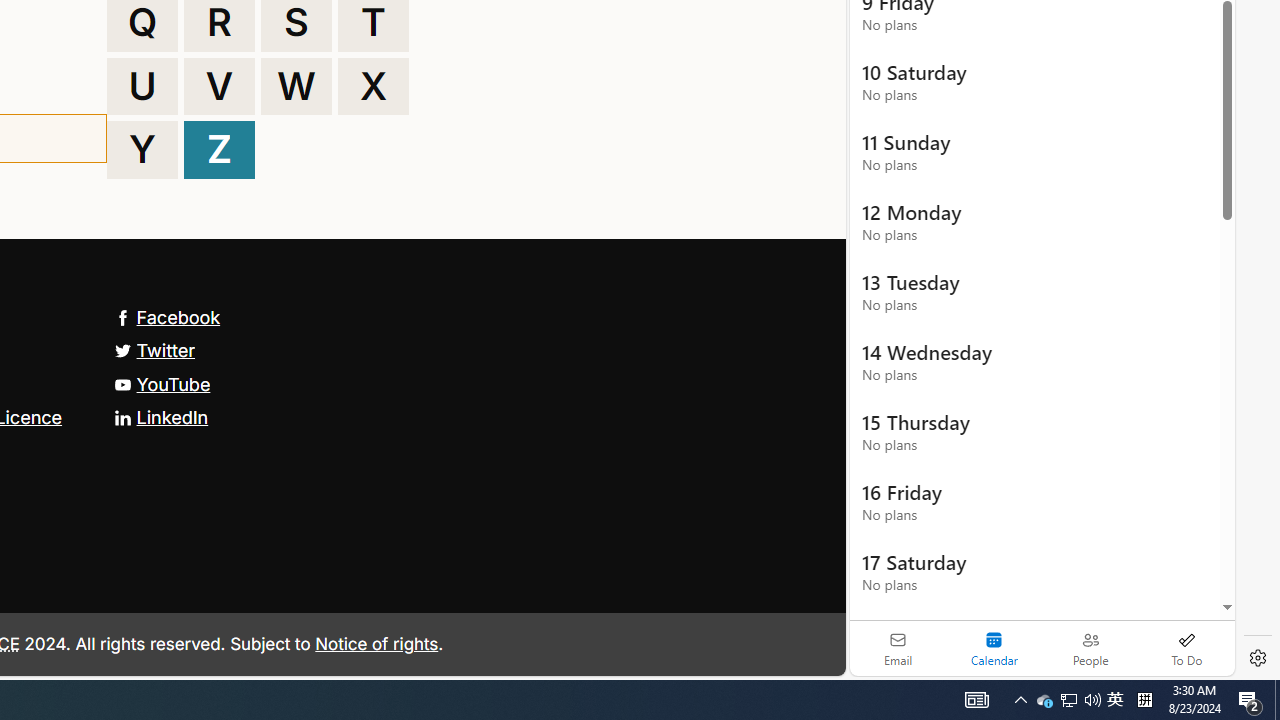  Describe the element at coordinates (219, 85) in the screenshot. I see `'V'` at that location.